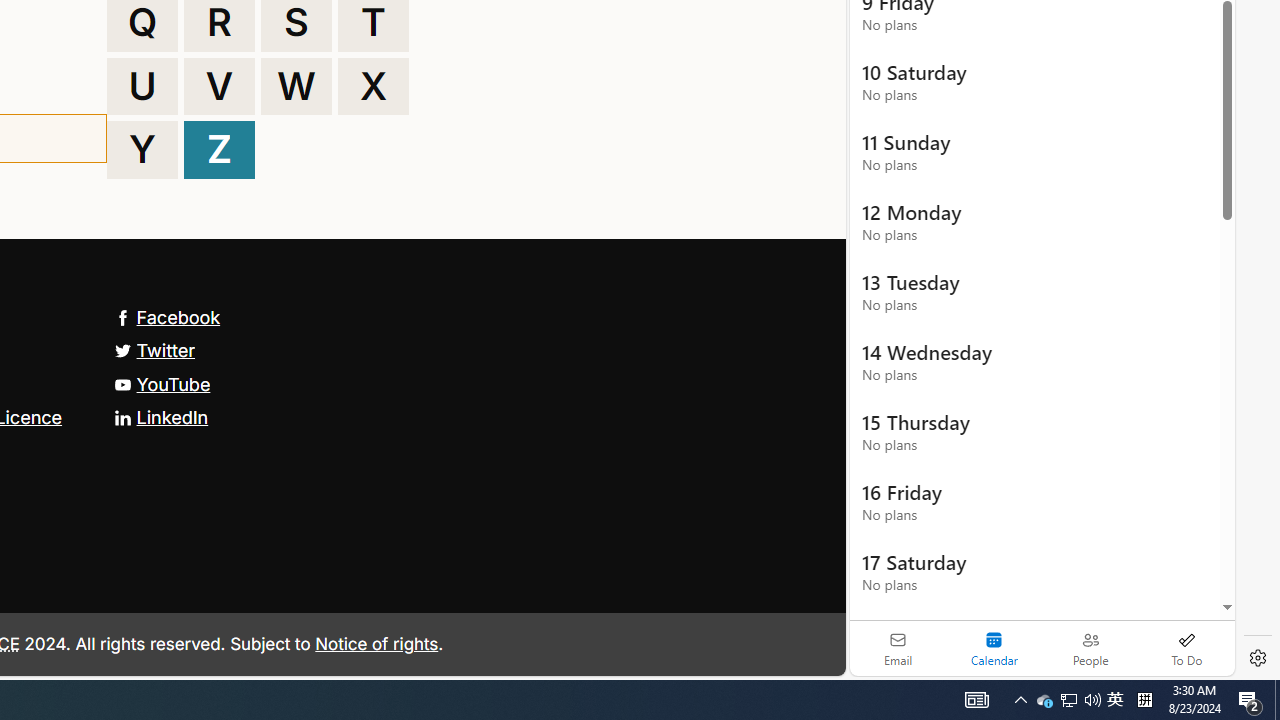  Describe the element at coordinates (219, 85) in the screenshot. I see `'V'` at that location.